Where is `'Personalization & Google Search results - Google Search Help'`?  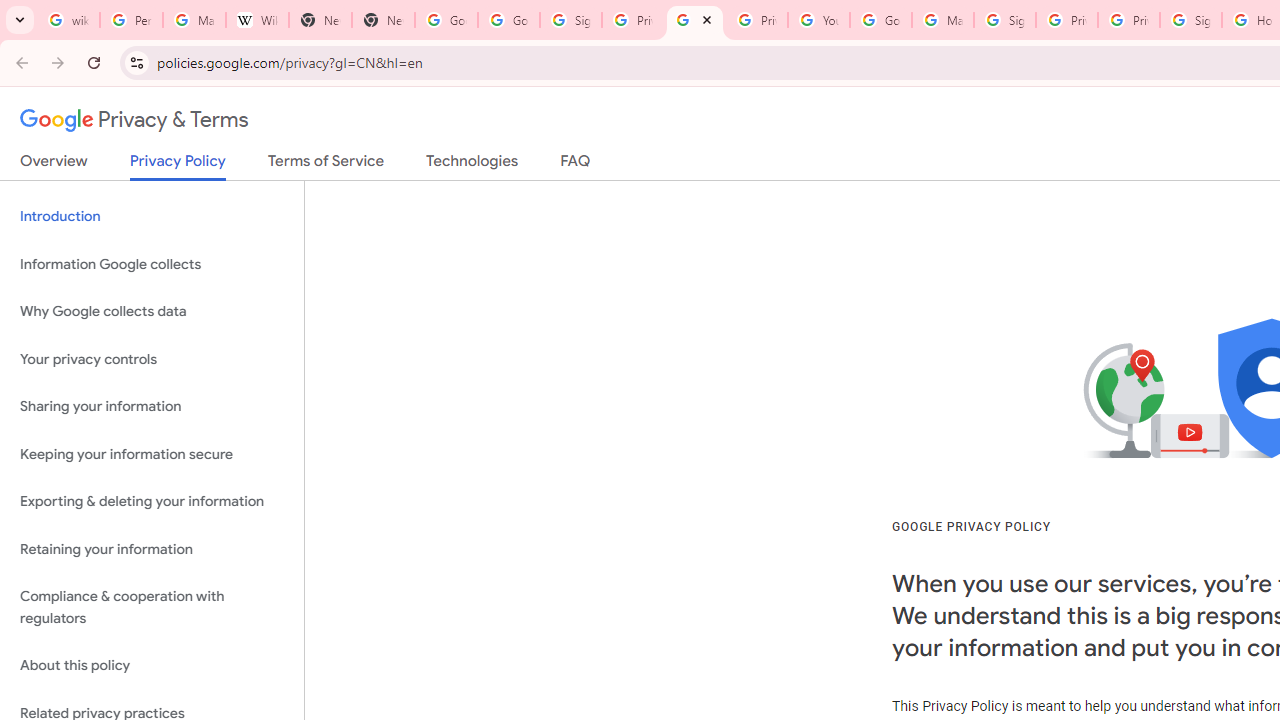
'Personalization & Google Search results - Google Search Help' is located at coordinates (130, 20).